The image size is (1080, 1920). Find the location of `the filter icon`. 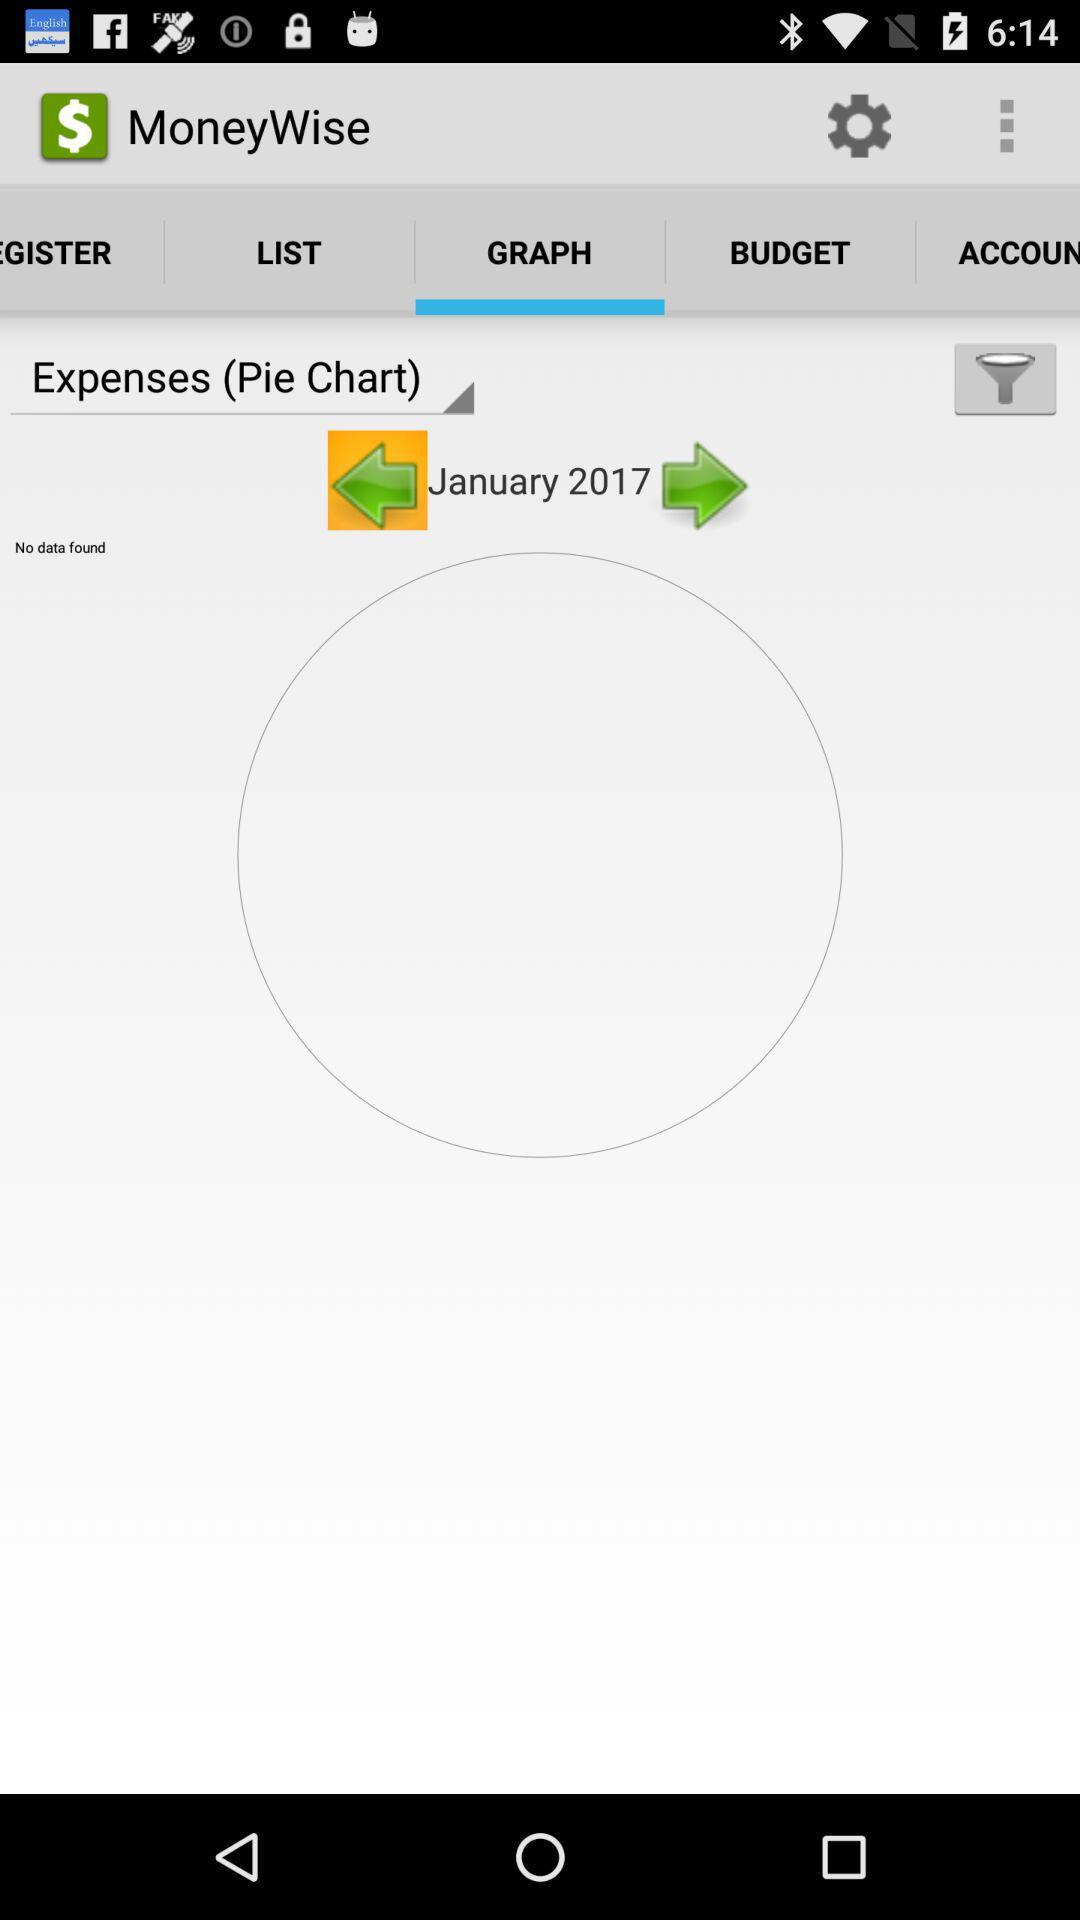

the filter icon is located at coordinates (1005, 404).